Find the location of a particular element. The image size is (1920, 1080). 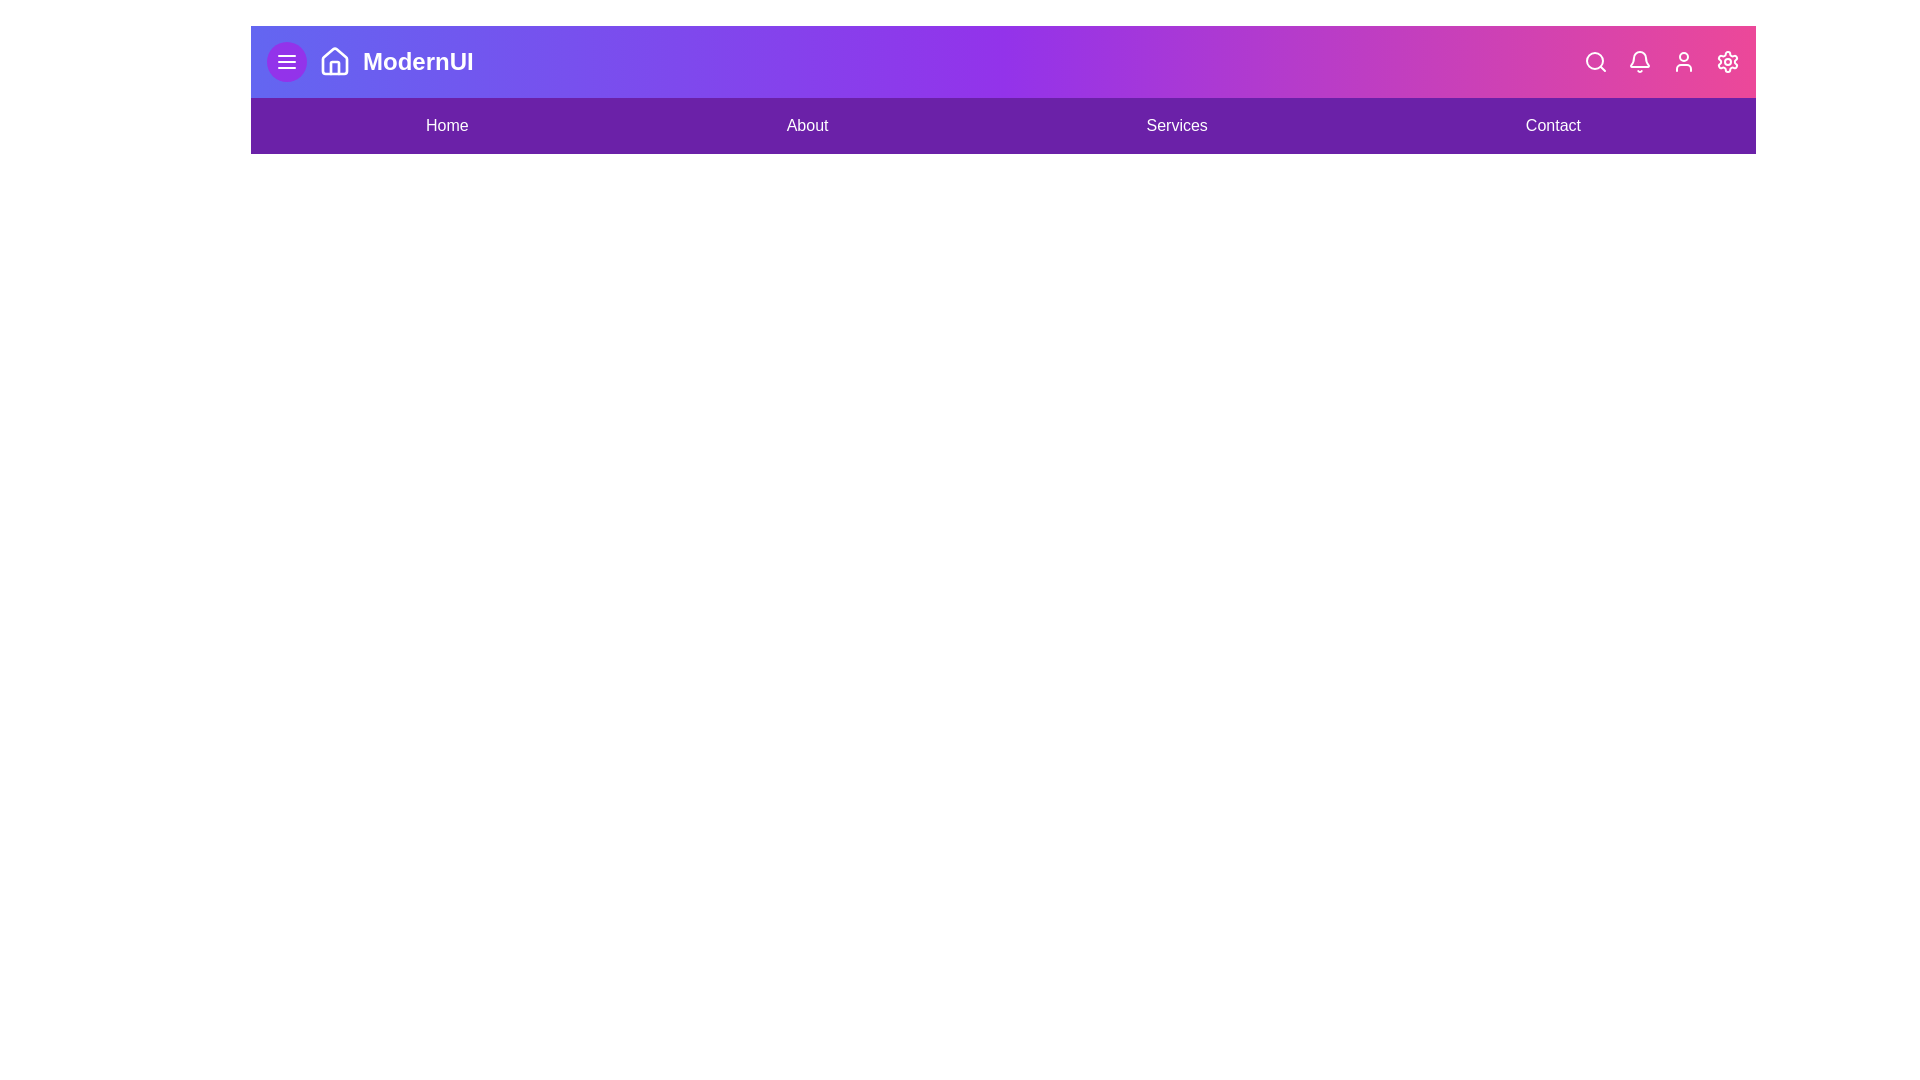

the Search icon on the right side of the bar is located at coordinates (1595, 60).